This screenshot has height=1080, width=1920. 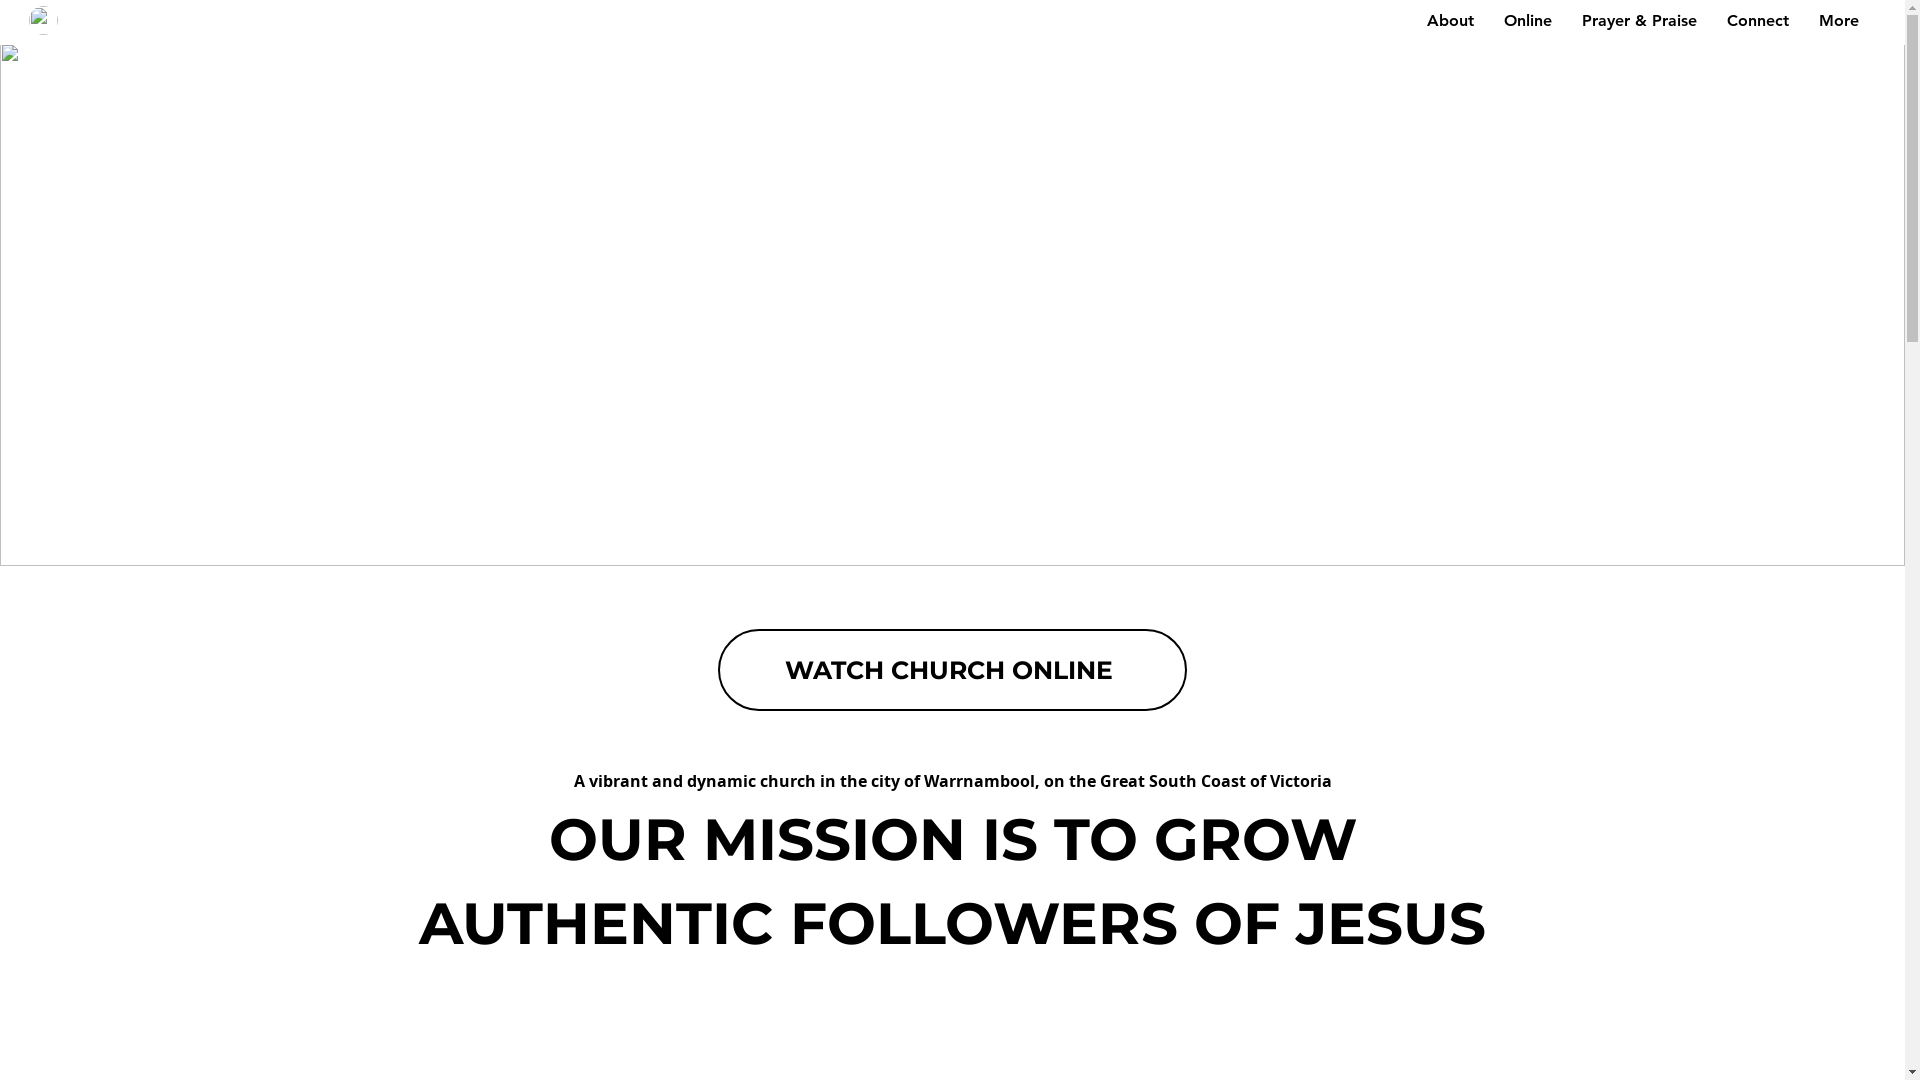 What do you see at coordinates (1639, 20) in the screenshot?
I see `'Prayer & Praise'` at bounding box center [1639, 20].